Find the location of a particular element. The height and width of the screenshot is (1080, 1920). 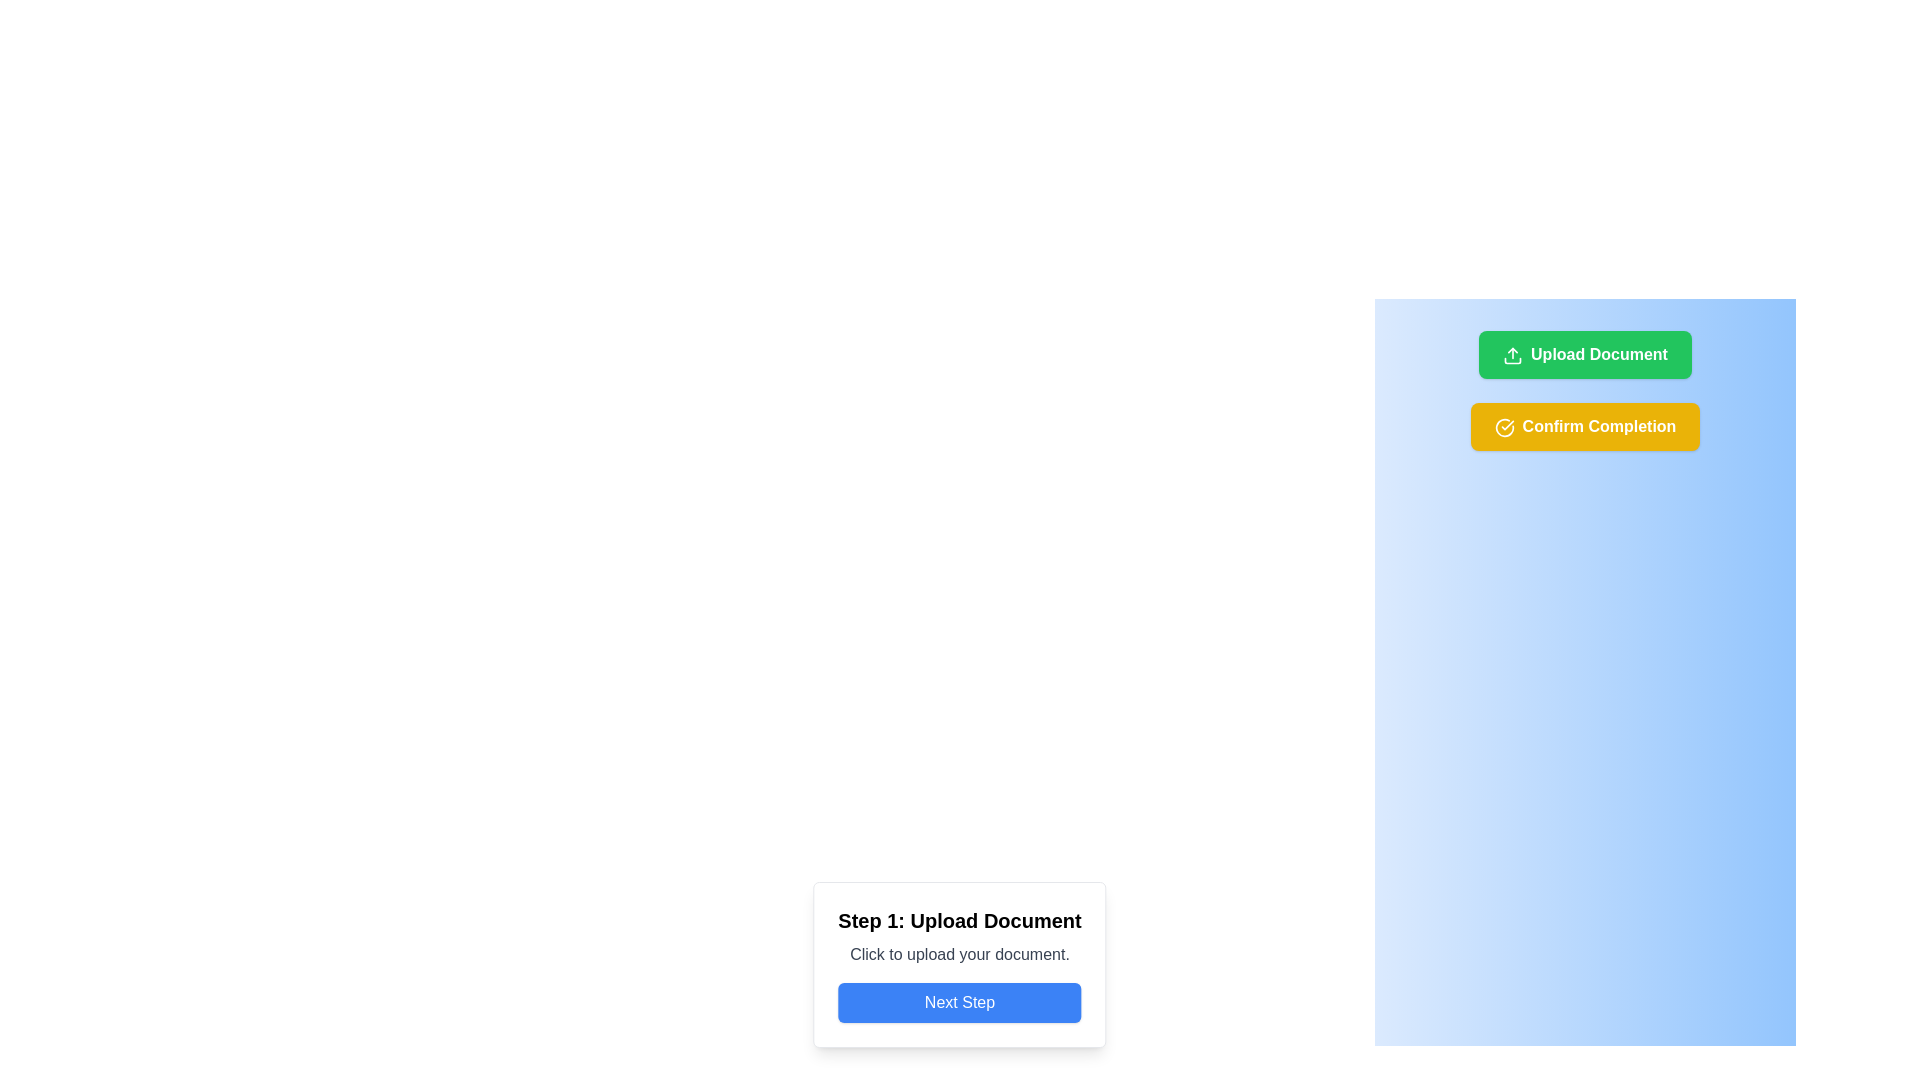

the instructional text label guiding the user to click for uploading a document, which is located below the title 'Step 1: Upload Document' and above the blue 'Next Step' button is located at coordinates (960, 954).